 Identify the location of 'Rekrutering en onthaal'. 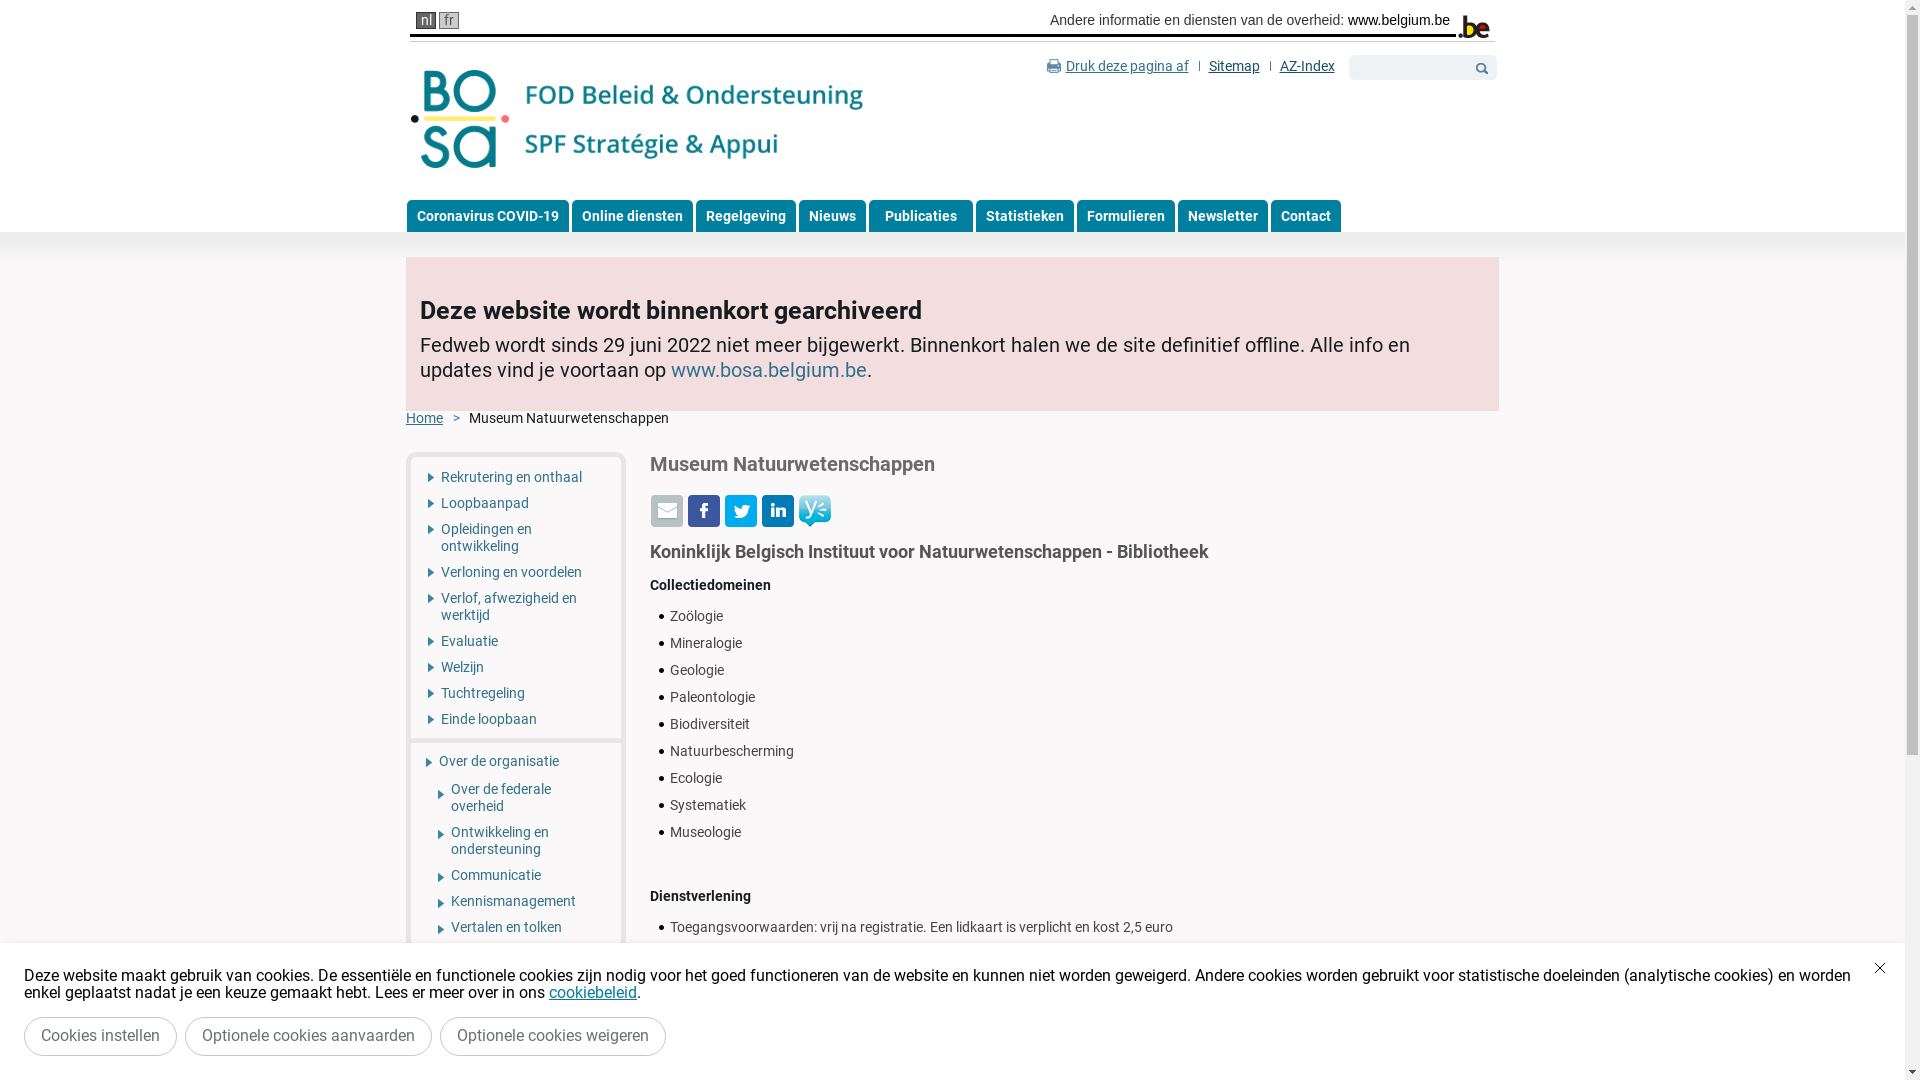
(410, 473).